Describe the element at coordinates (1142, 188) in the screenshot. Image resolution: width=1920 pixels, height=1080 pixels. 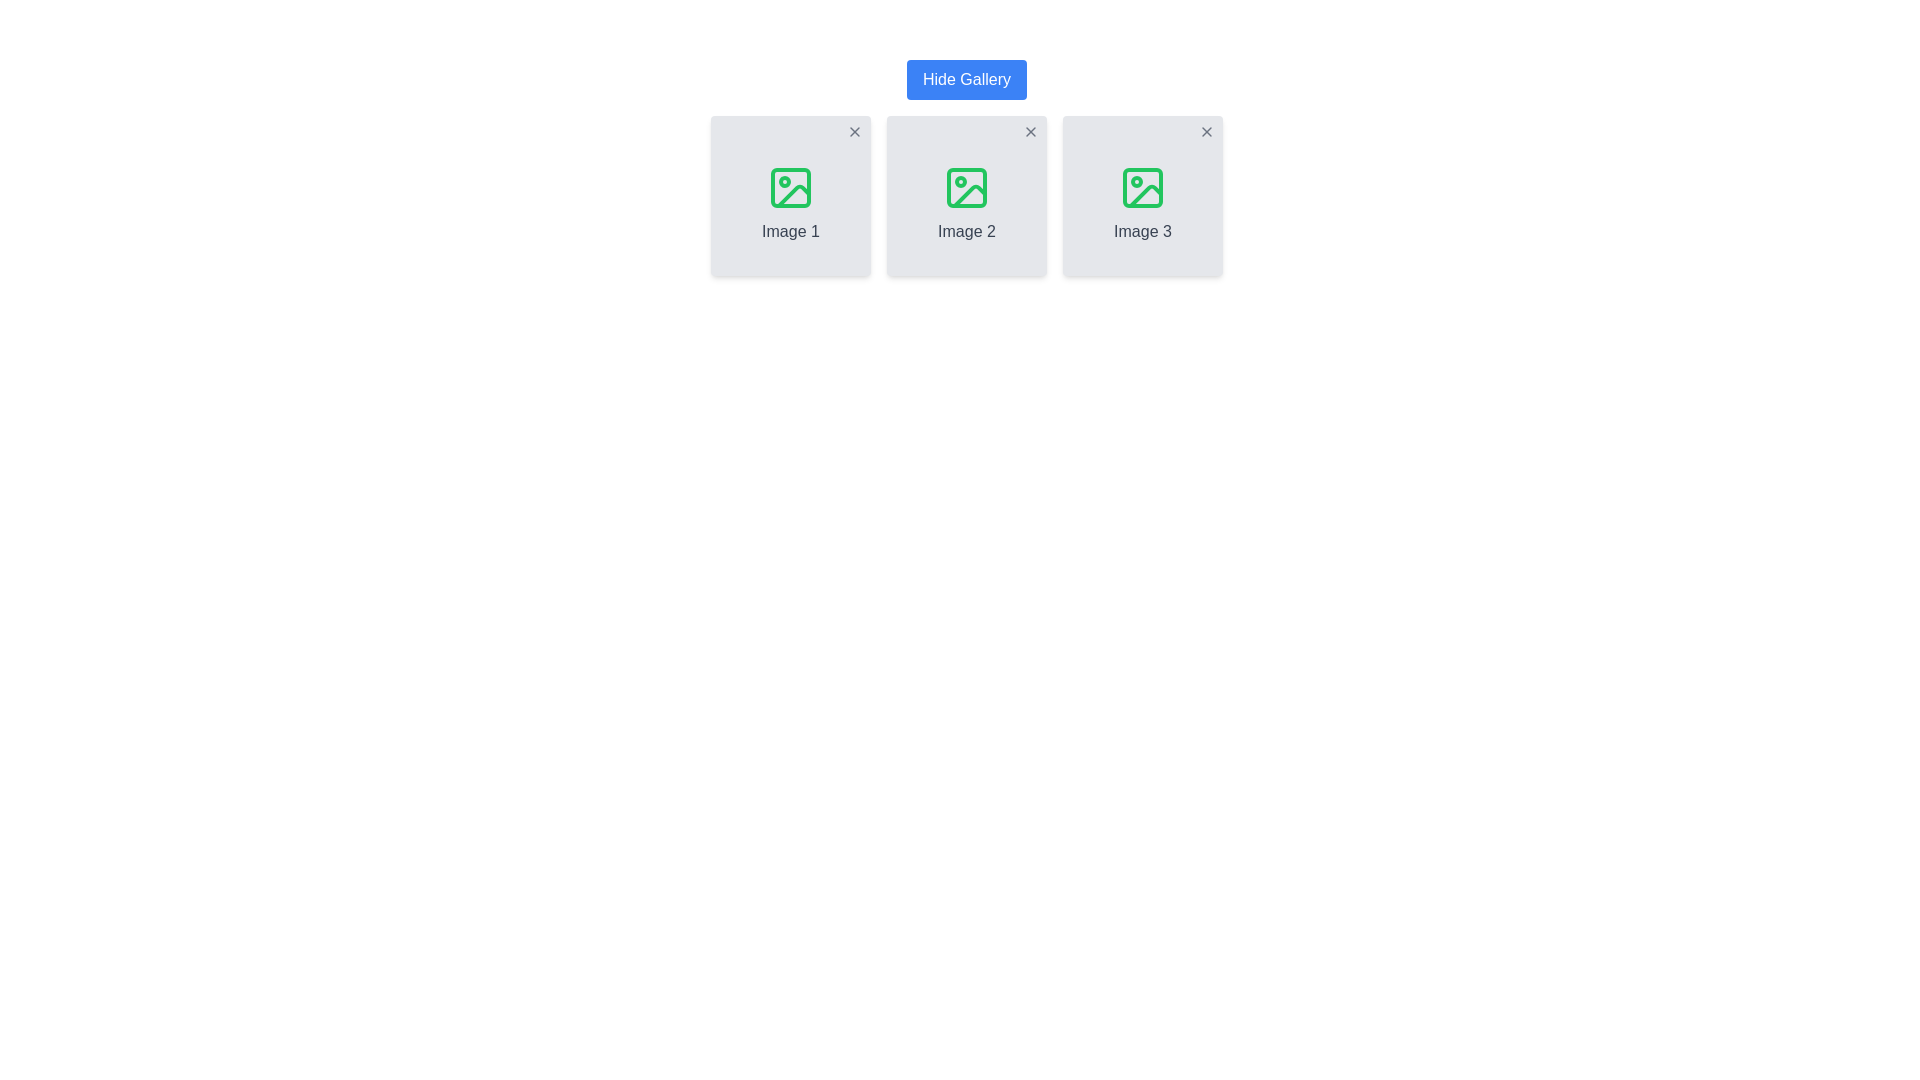
I see `the SVG icon representing an image, which has a green stroke and is centrally positioned within the third gray rectangular card, above the label 'Image 3'` at that location.